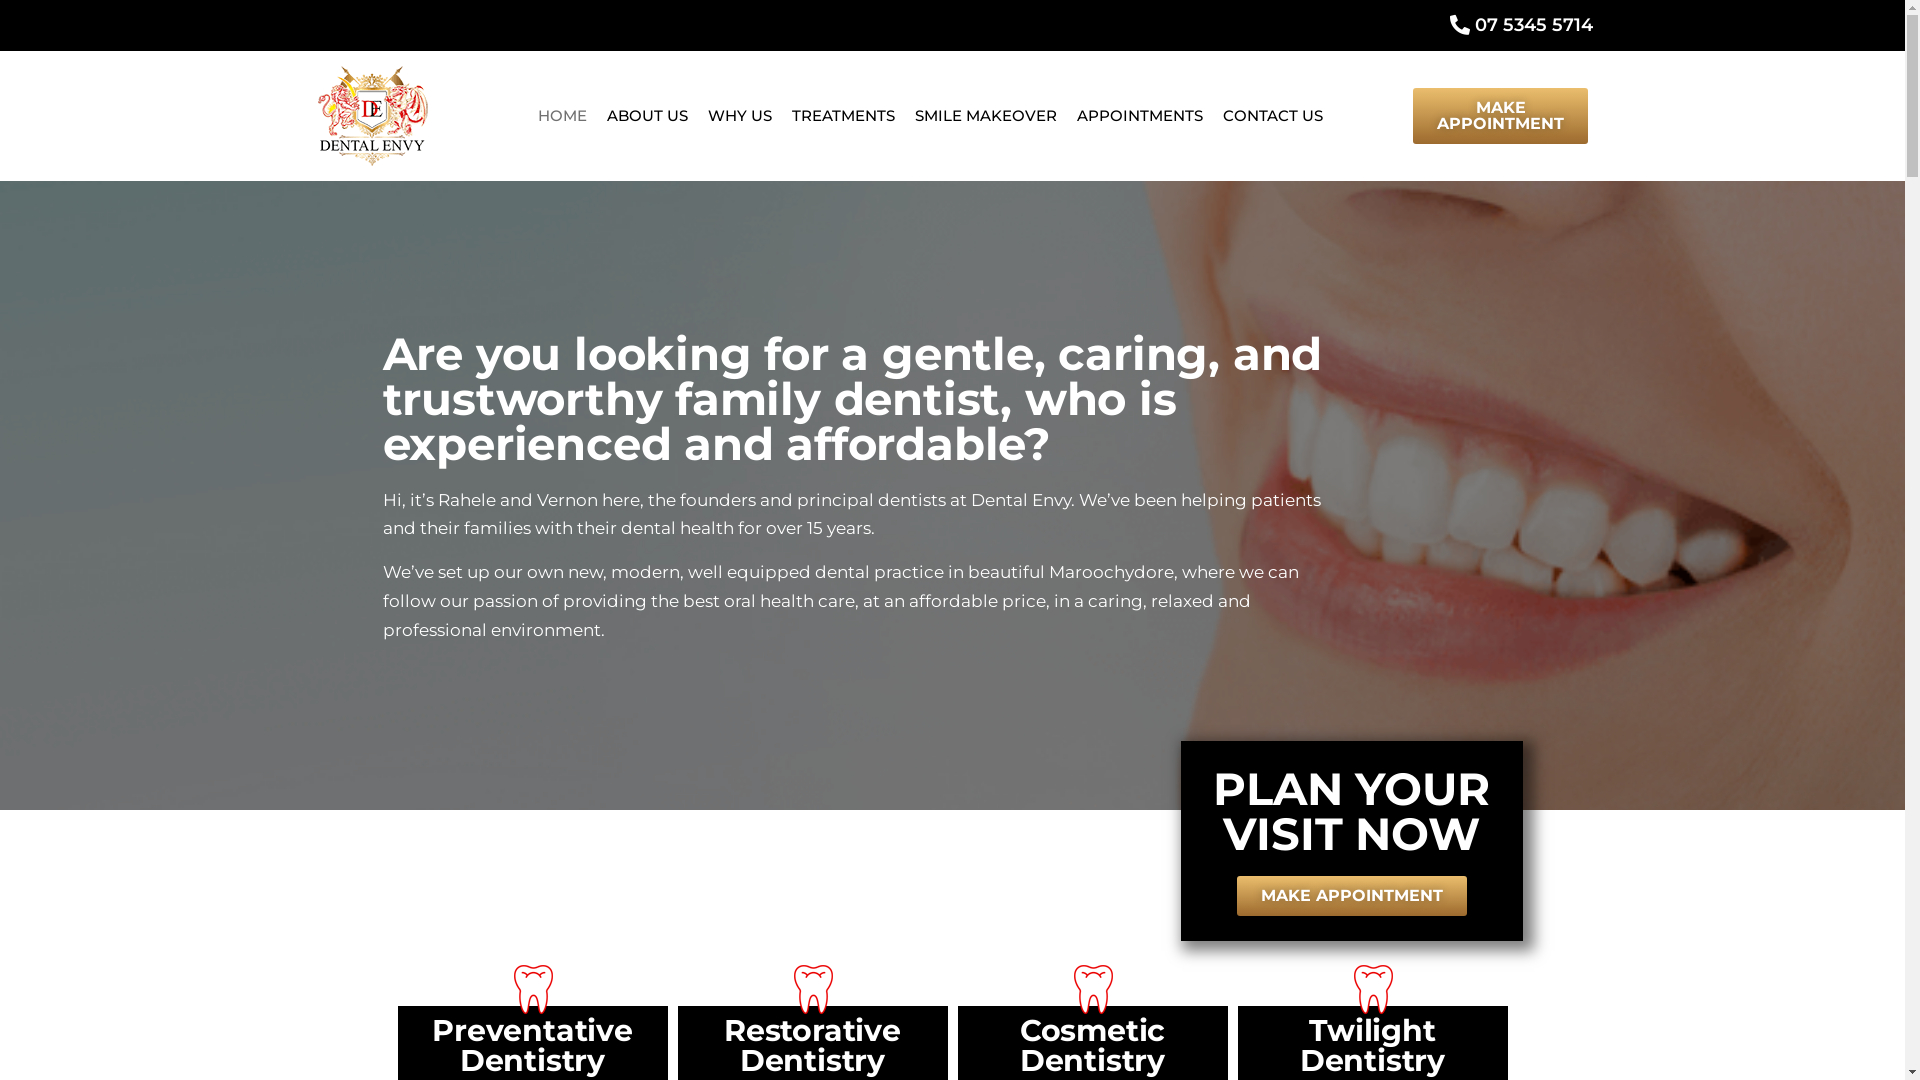 The image size is (1920, 1080). I want to click on 'TREATMENTS', so click(781, 115).